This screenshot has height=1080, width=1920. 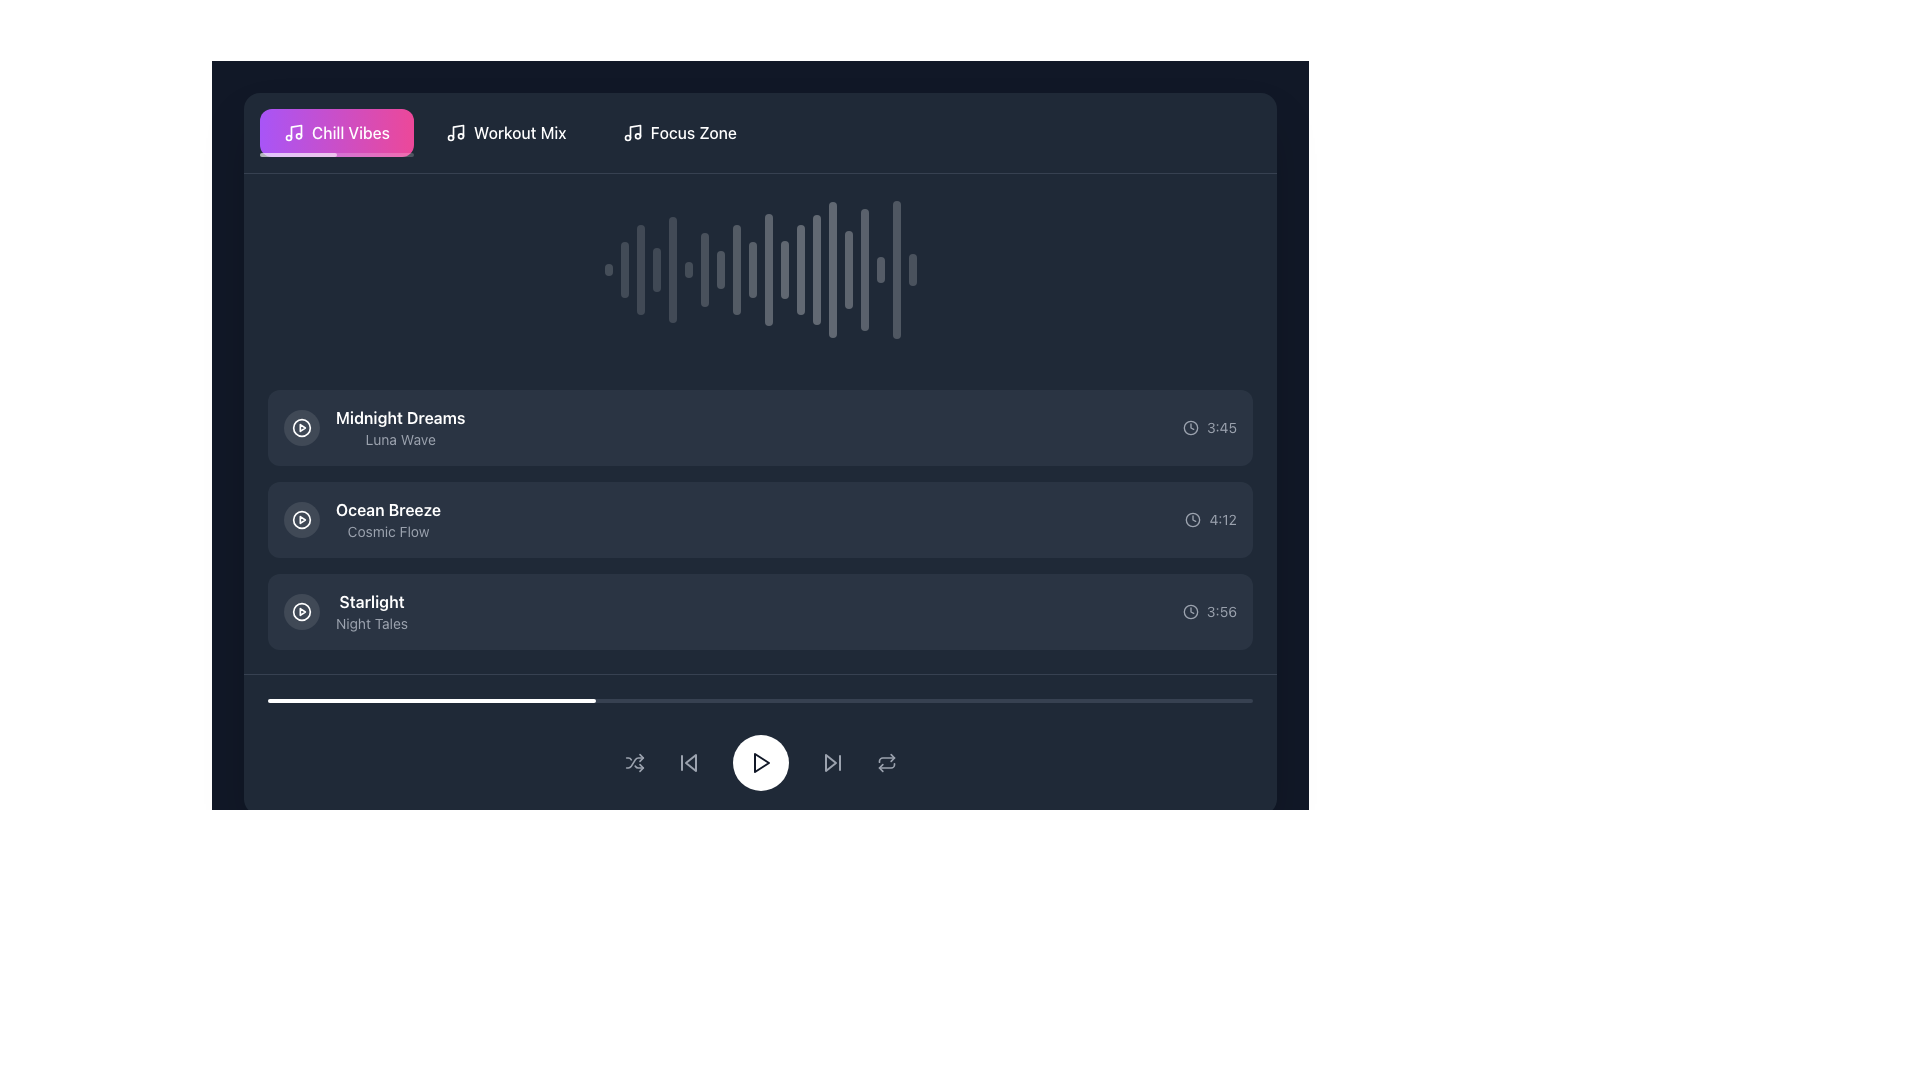 What do you see at coordinates (301, 427) in the screenshot?
I see `the circular Play button with an outlined triangle symbol located adjacent` at bounding box center [301, 427].